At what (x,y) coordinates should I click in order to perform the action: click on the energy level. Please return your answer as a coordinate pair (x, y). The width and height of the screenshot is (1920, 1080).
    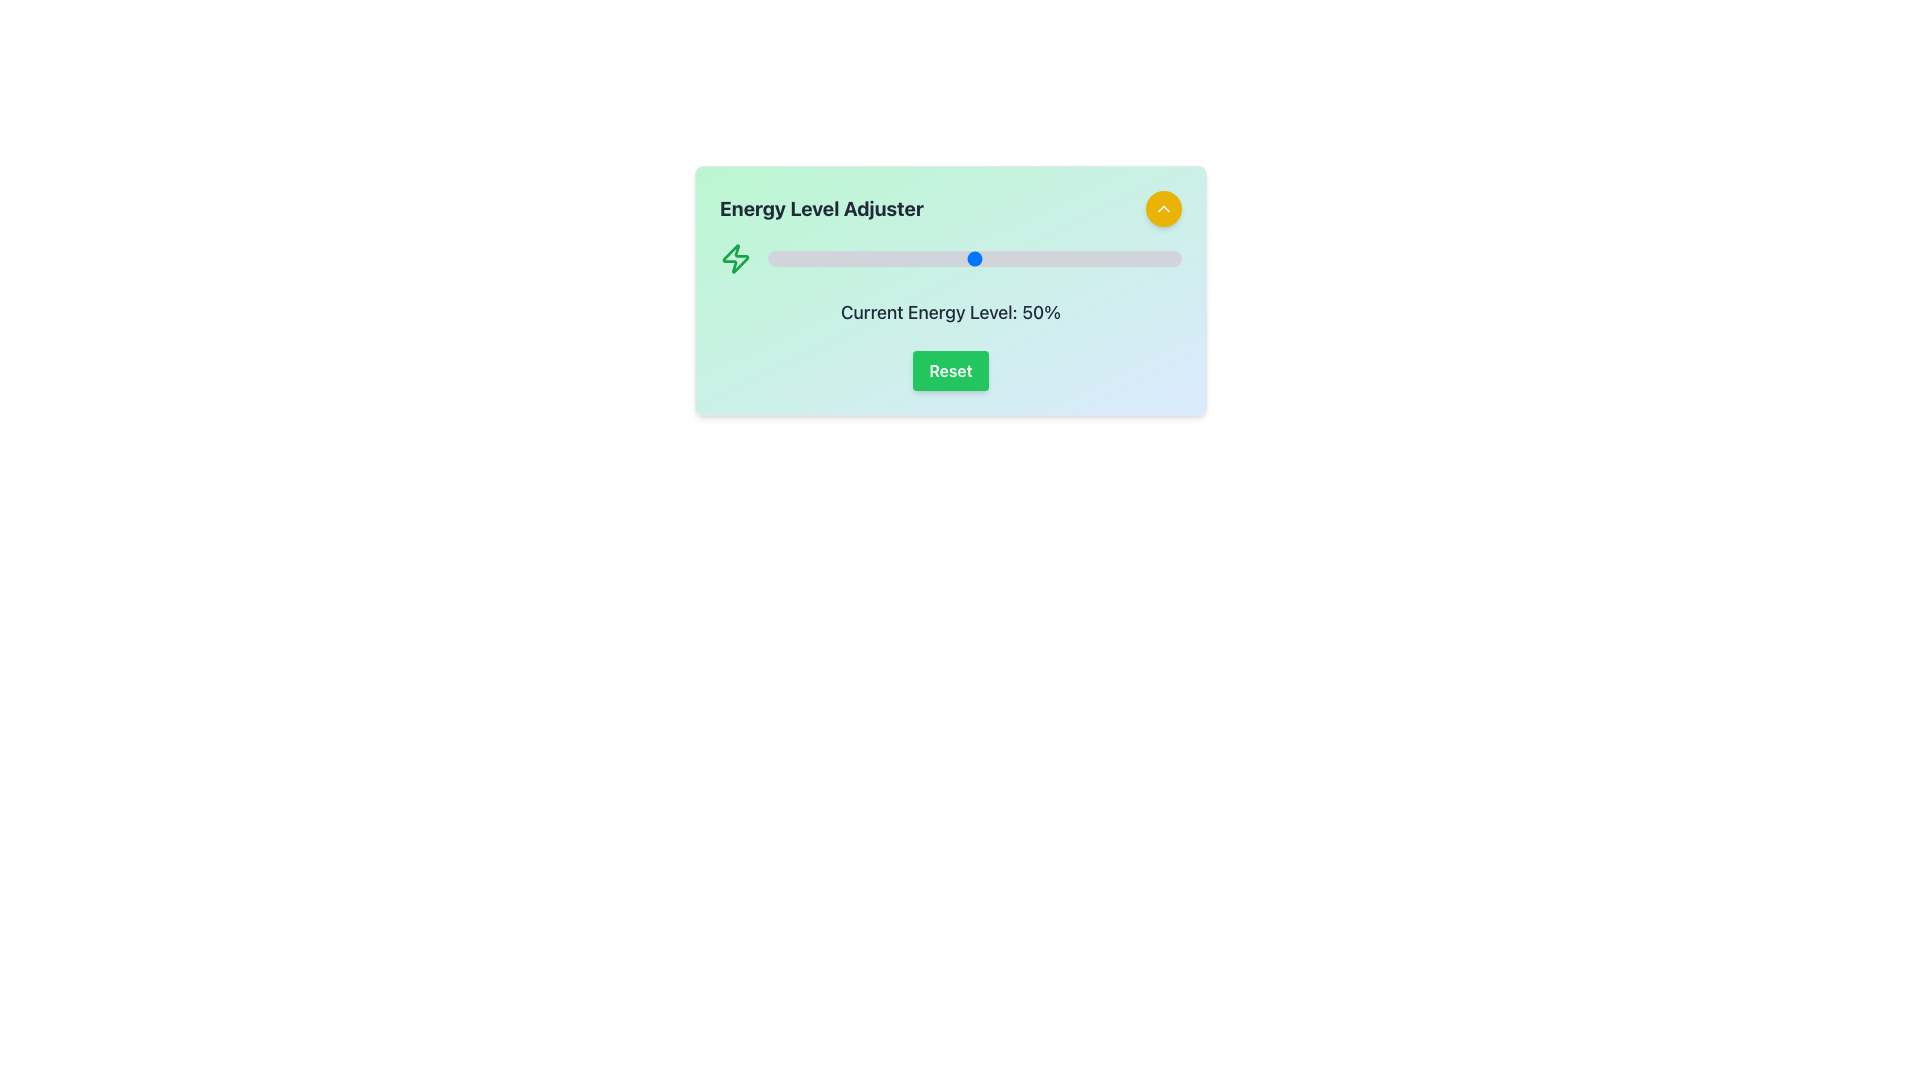
    Looking at the image, I should click on (801, 257).